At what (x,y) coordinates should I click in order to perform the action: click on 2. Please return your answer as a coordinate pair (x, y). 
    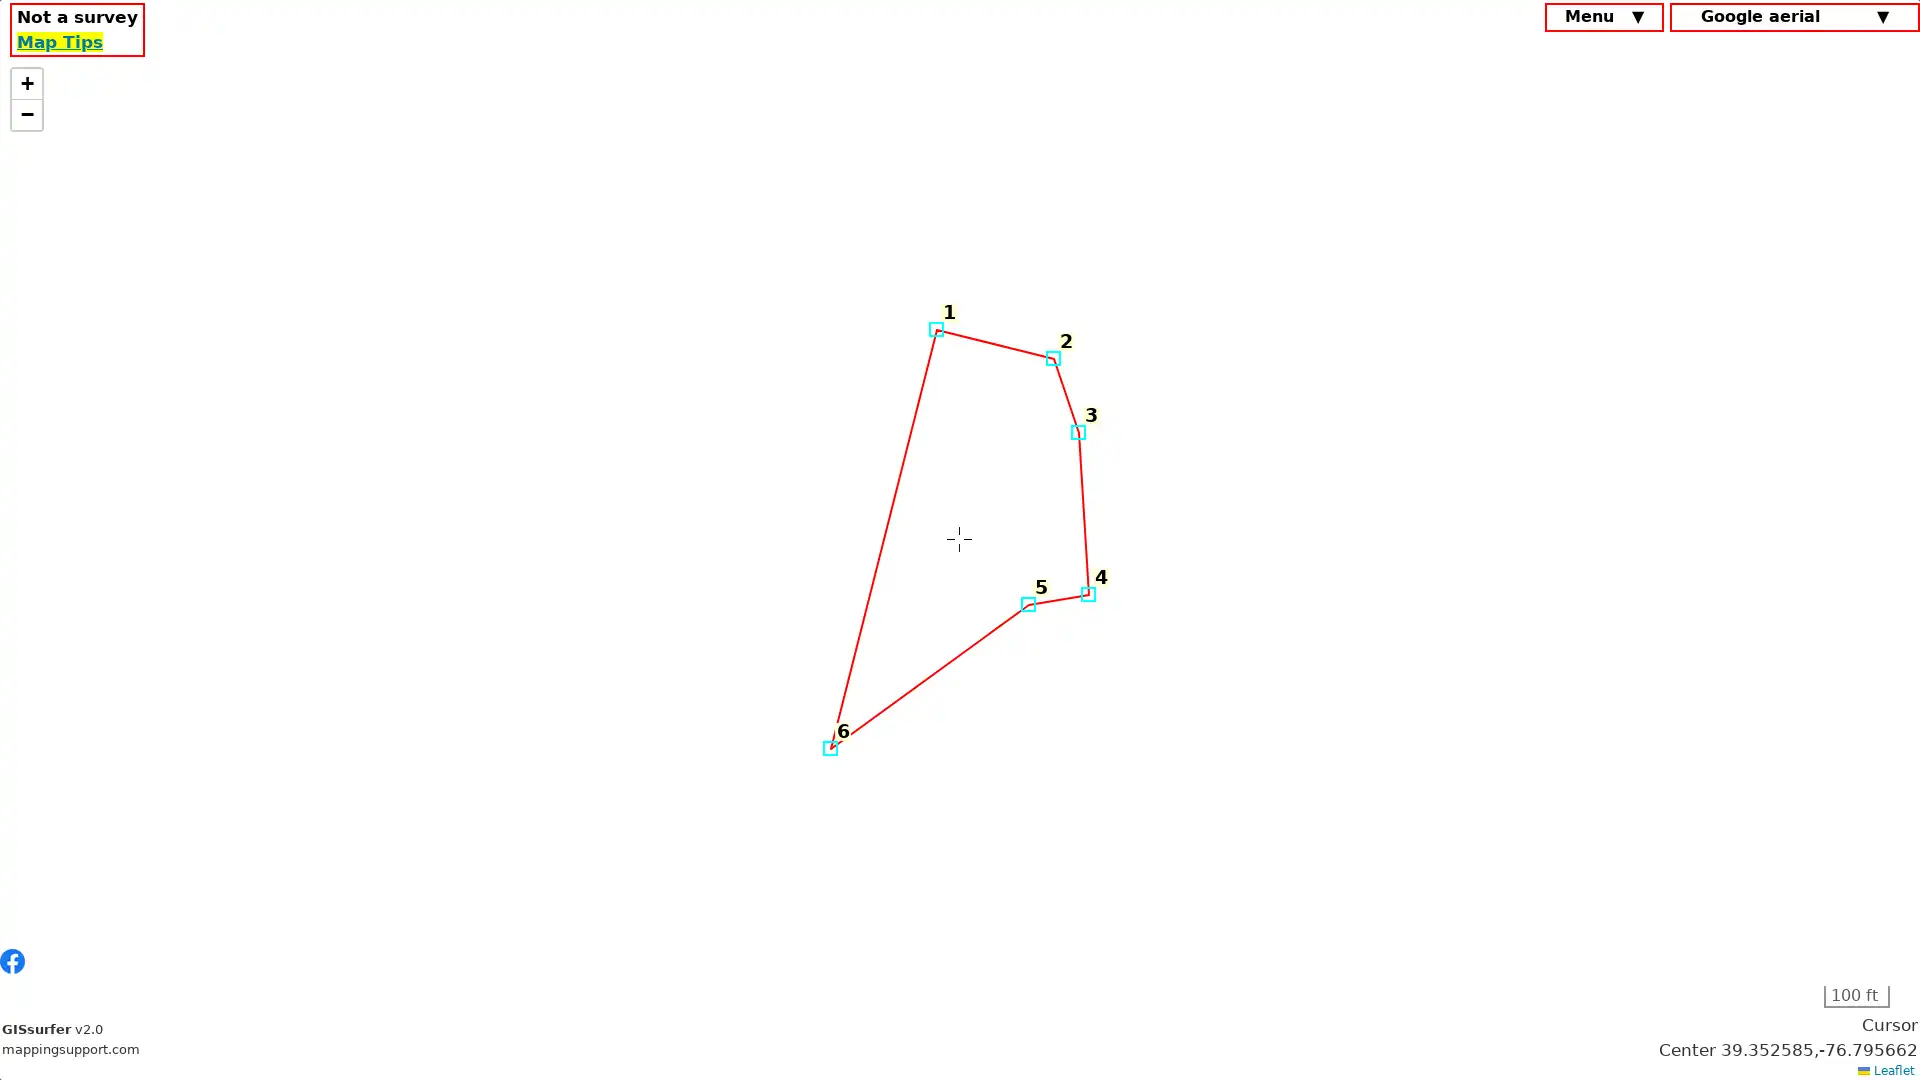
    Looking at the image, I should click on (1064, 341).